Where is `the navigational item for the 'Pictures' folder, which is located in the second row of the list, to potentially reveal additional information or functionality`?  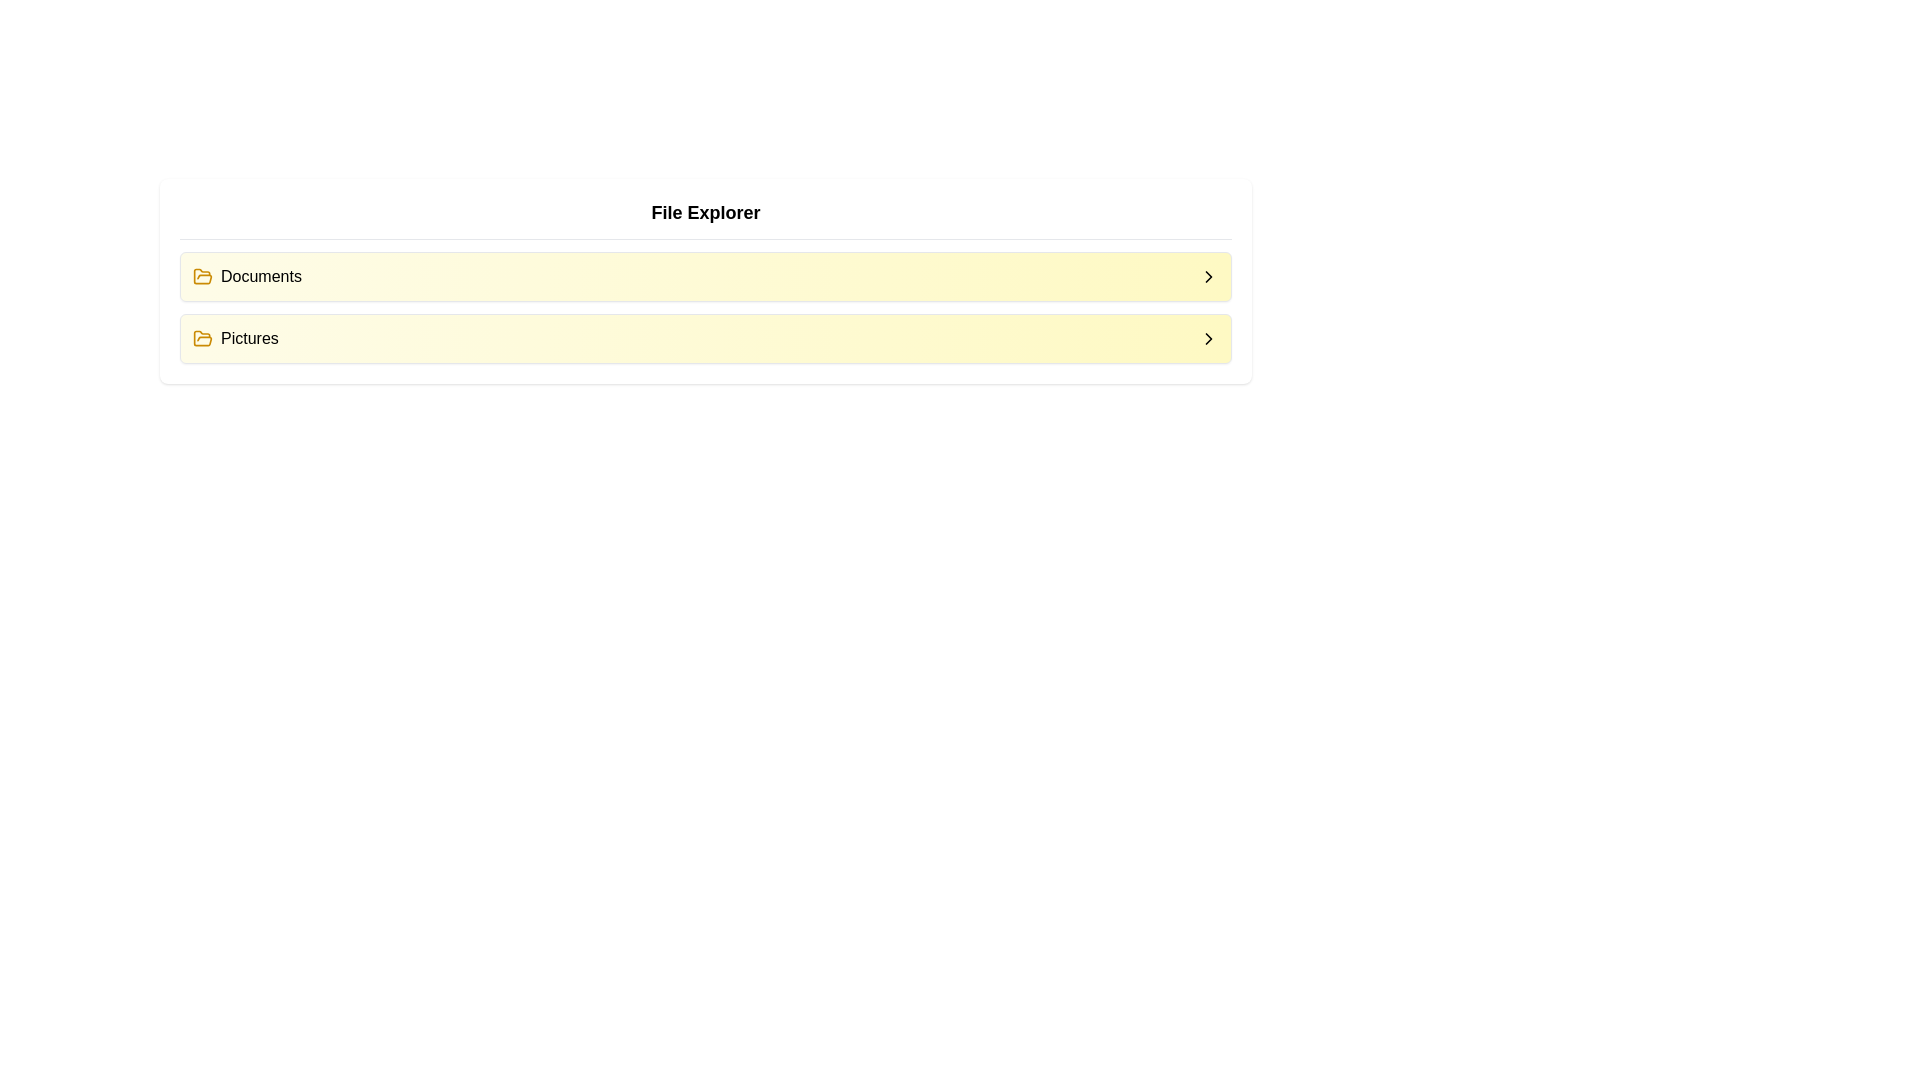 the navigational item for the 'Pictures' folder, which is located in the second row of the list, to potentially reveal additional information or functionality is located at coordinates (235, 338).